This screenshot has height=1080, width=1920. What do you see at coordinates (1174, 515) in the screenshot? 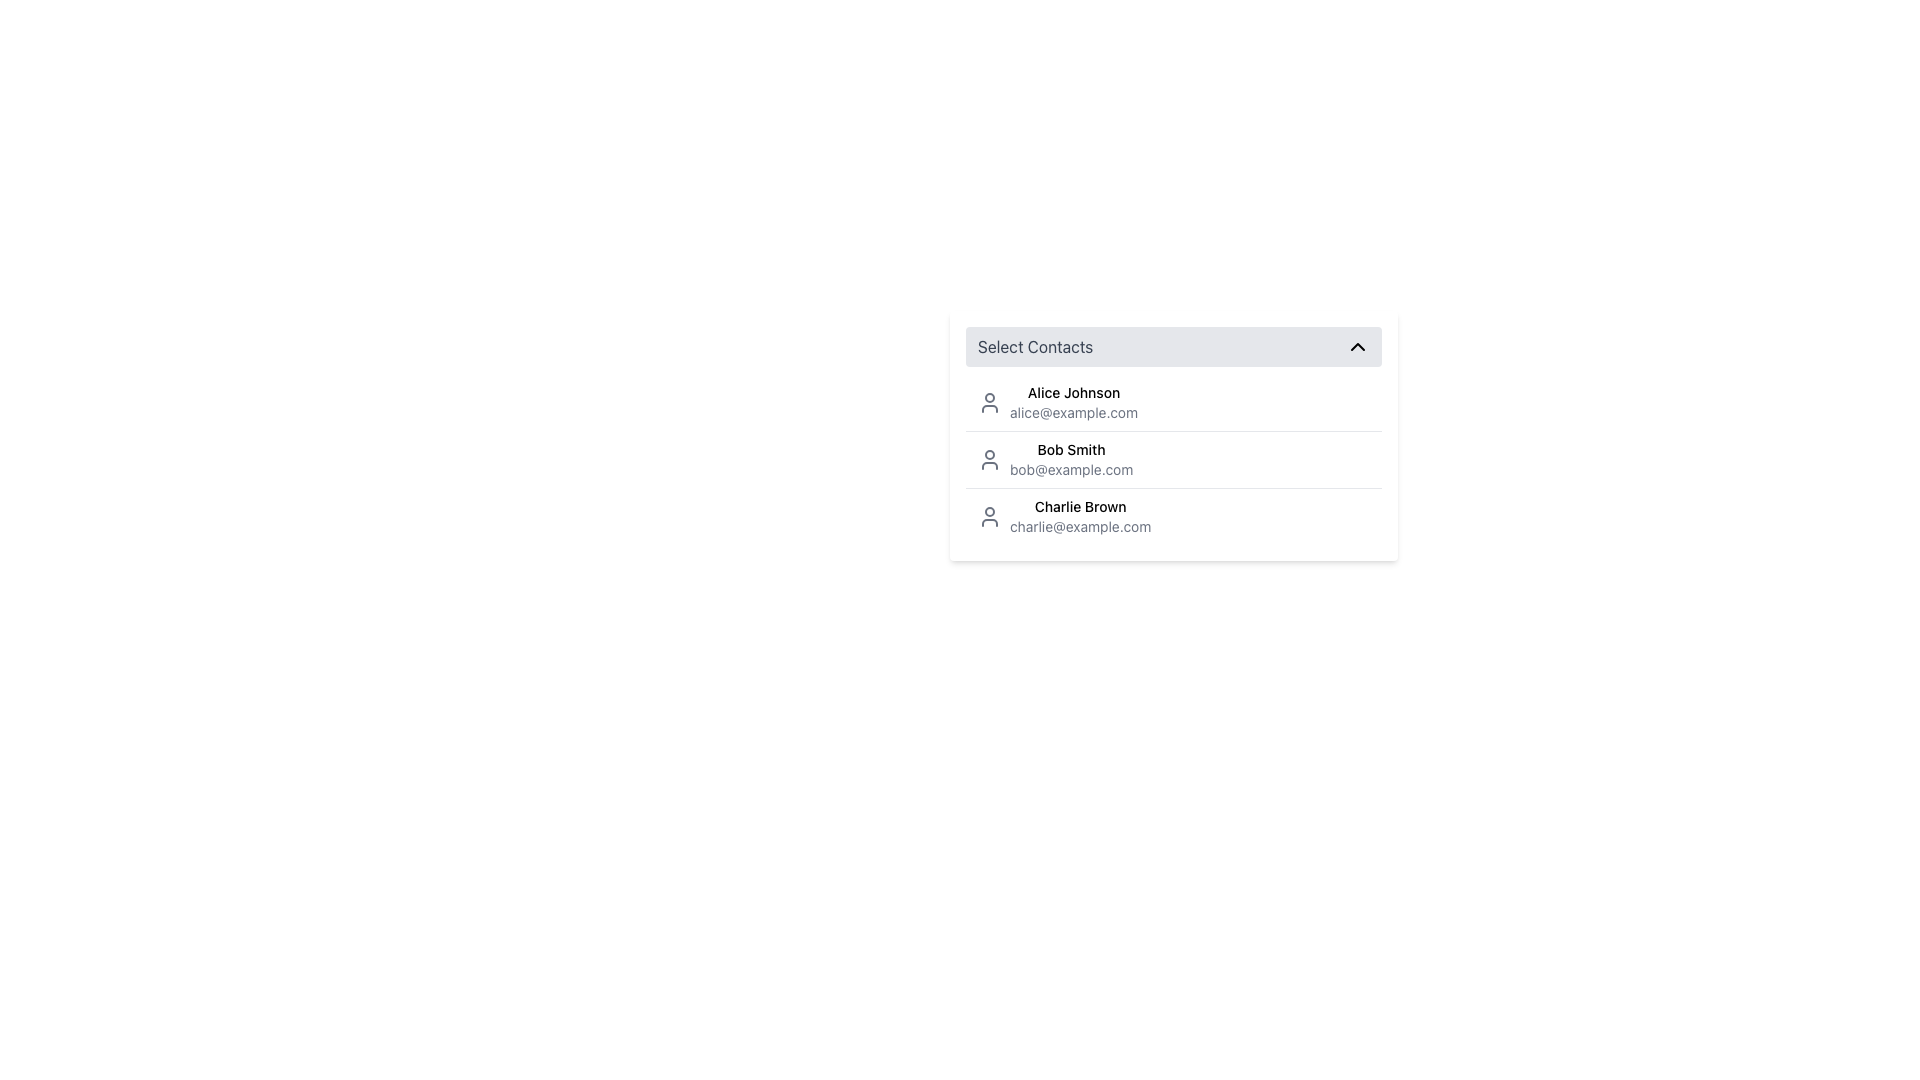
I see `the third contact entry in the list, which represents a contact with a name and email address` at bounding box center [1174, 515].